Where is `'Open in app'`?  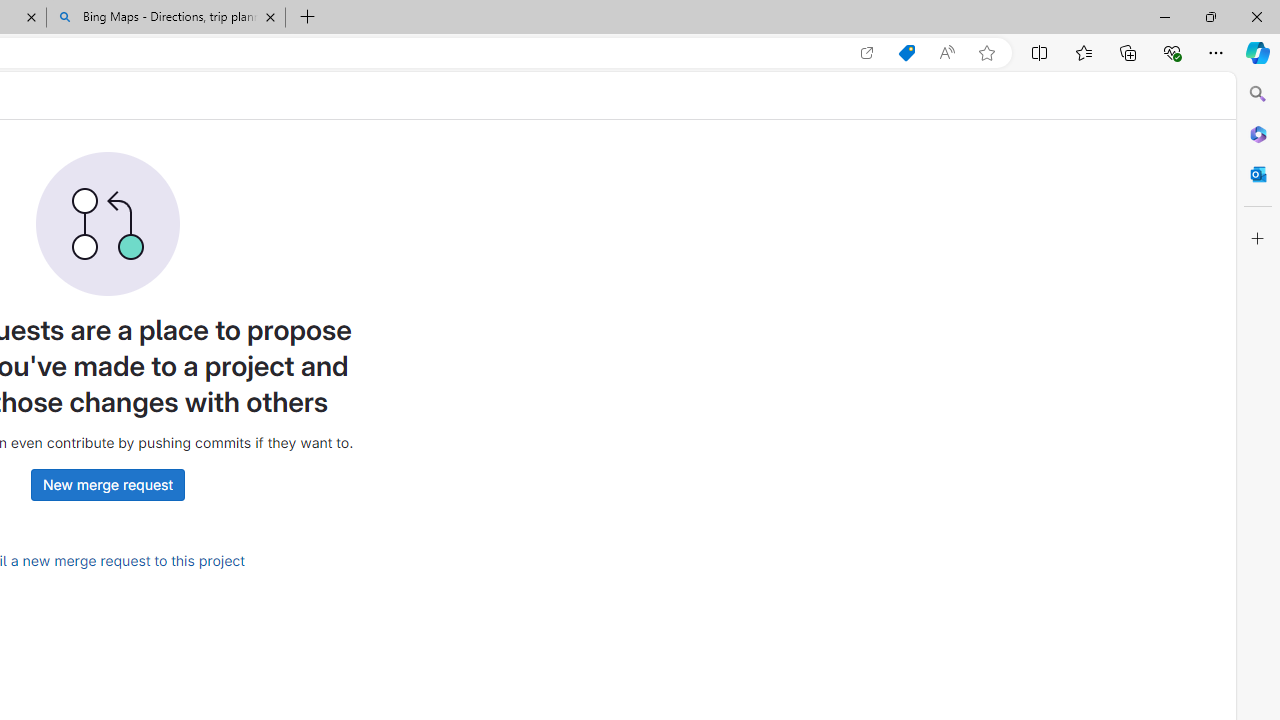 'Open in app' is located at coordinates (867, 52).